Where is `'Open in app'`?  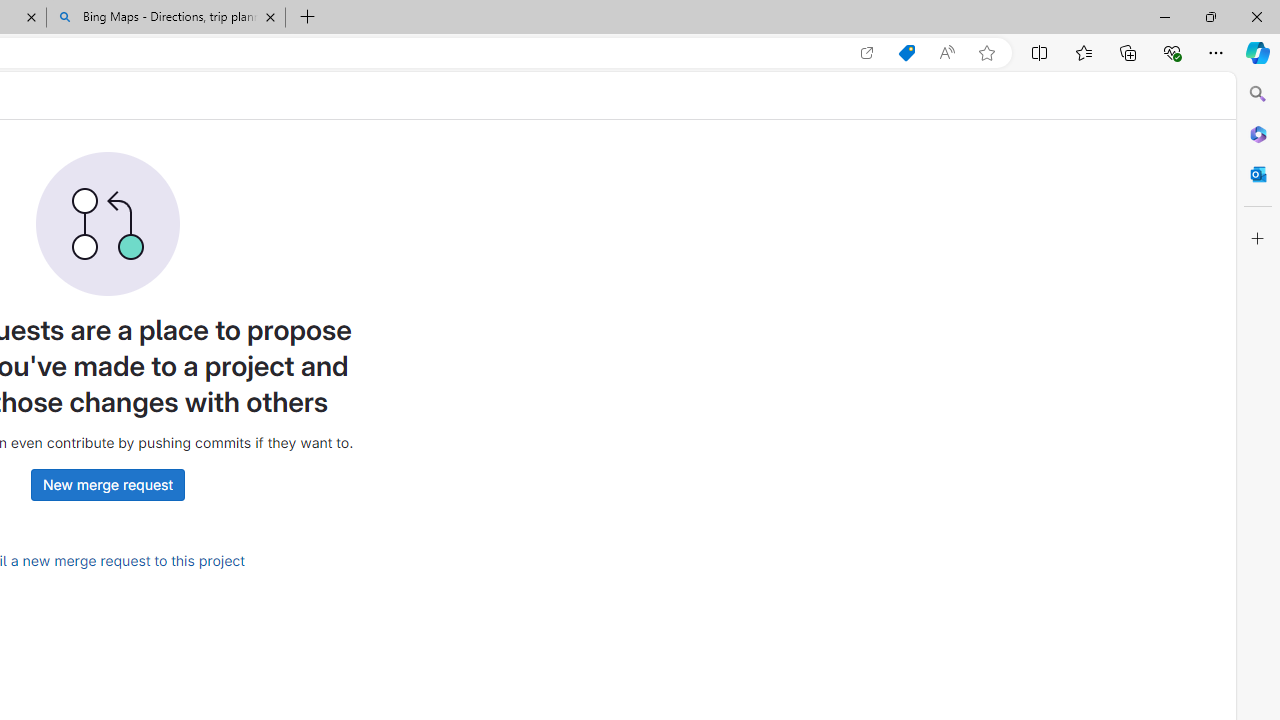 'Open in app' is located at coordinates (867, 52).